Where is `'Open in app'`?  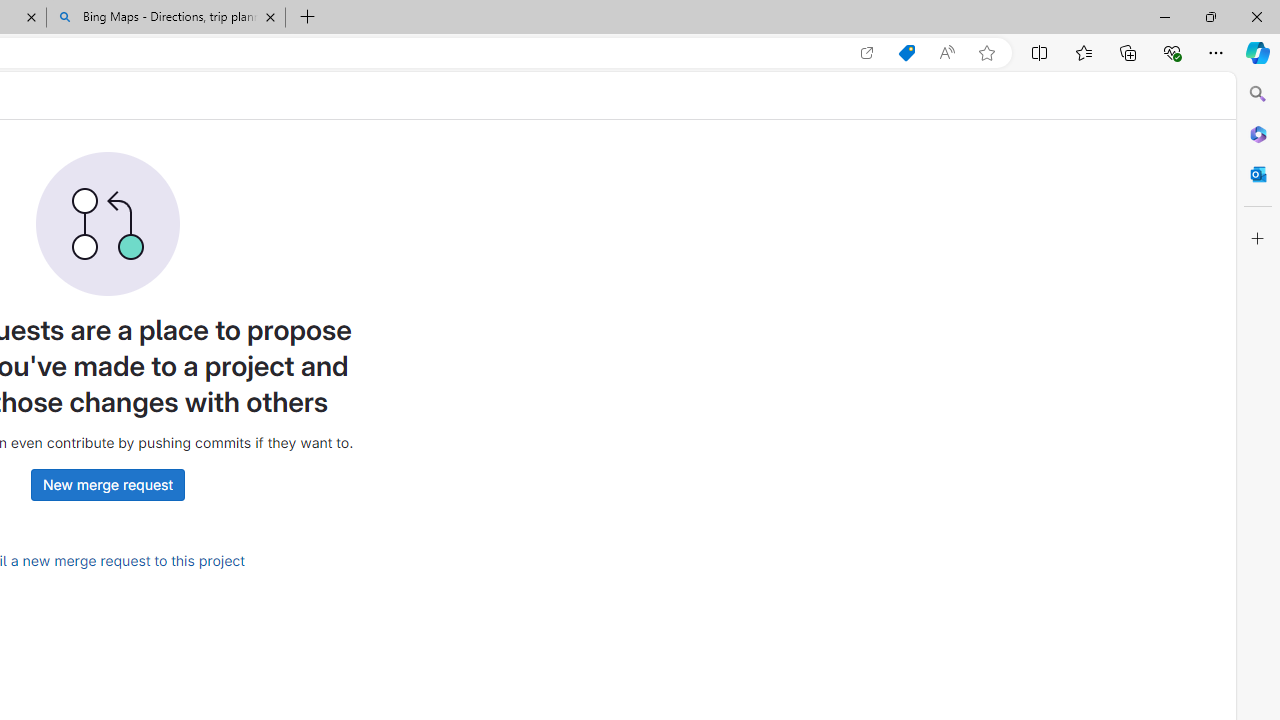 'Open in app' is located at coordinates (867, 52).